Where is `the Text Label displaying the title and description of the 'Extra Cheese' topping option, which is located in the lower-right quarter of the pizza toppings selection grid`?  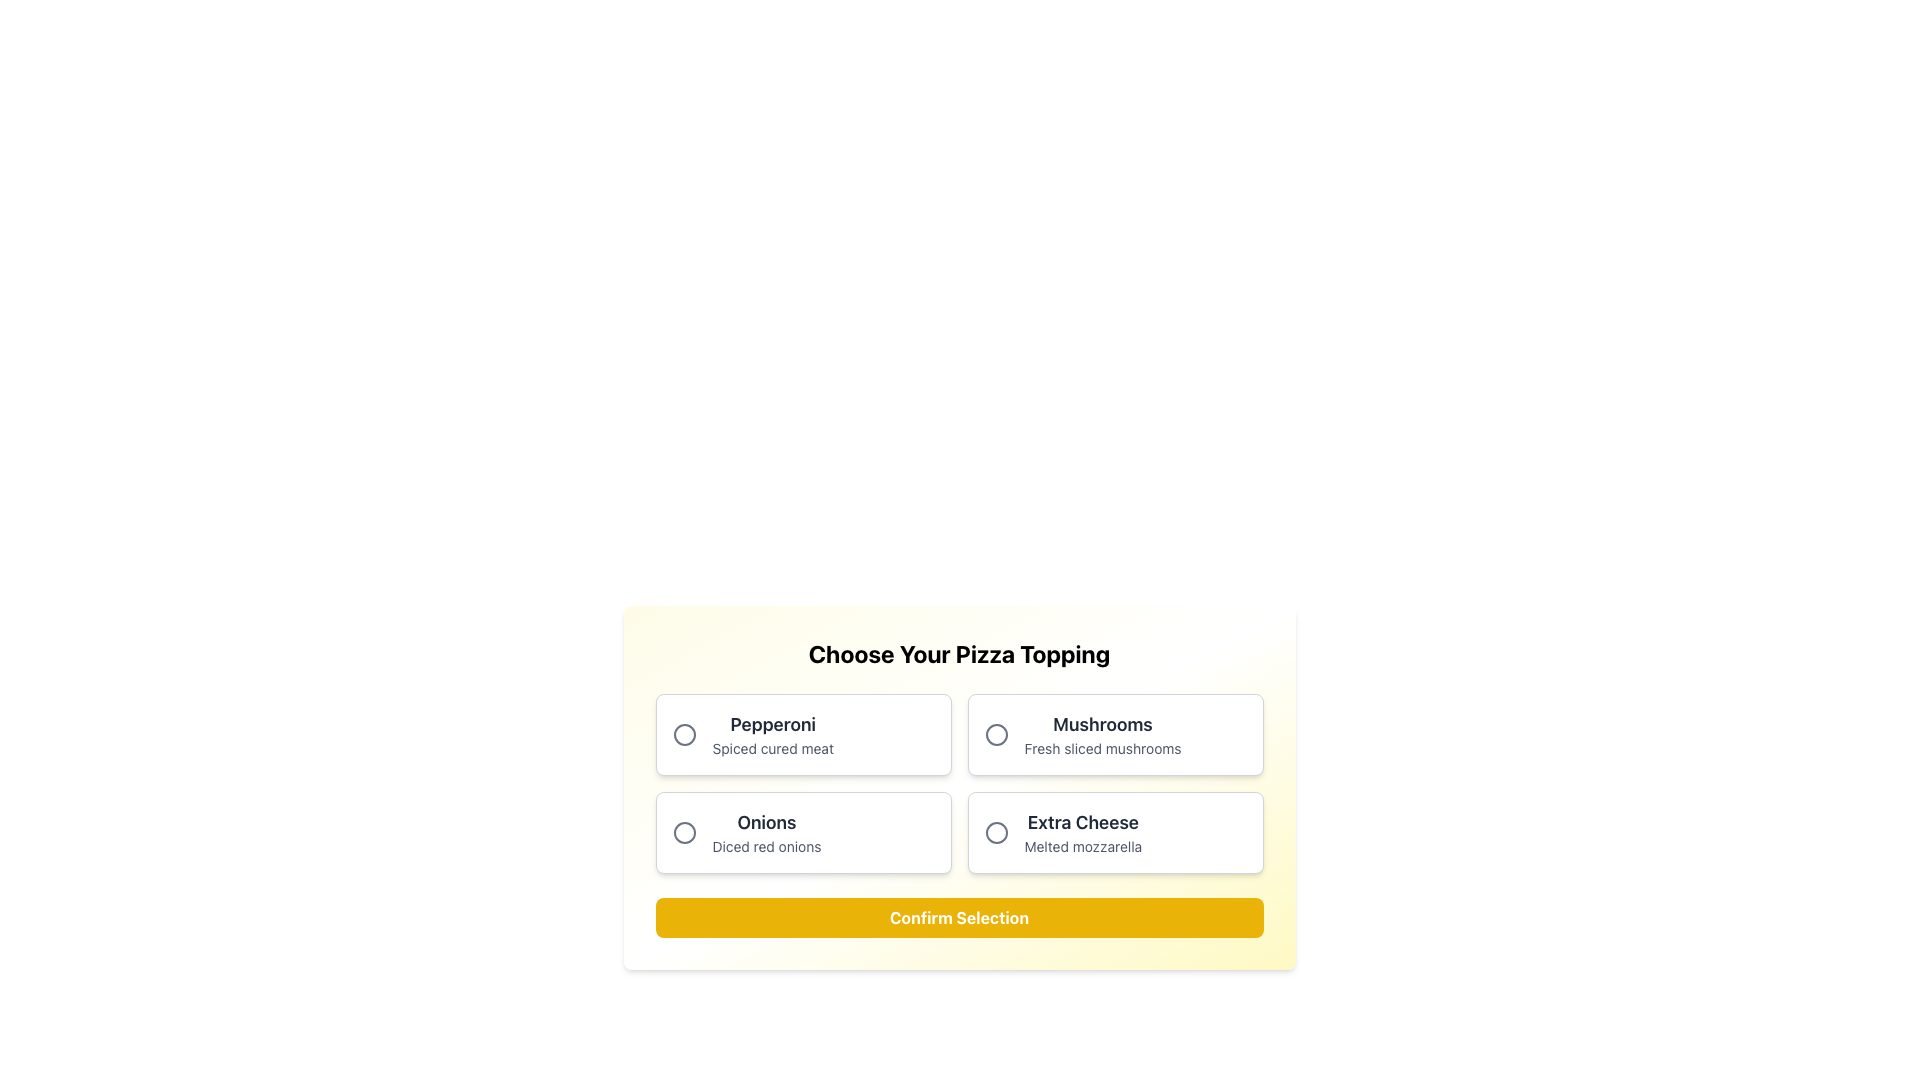
the Text Label displaying the title and description of the 'Extra Cheese' topping option, which is located in the lower-right quarter of the pizza toppings selection grid is located at coordinates (1082, 833).